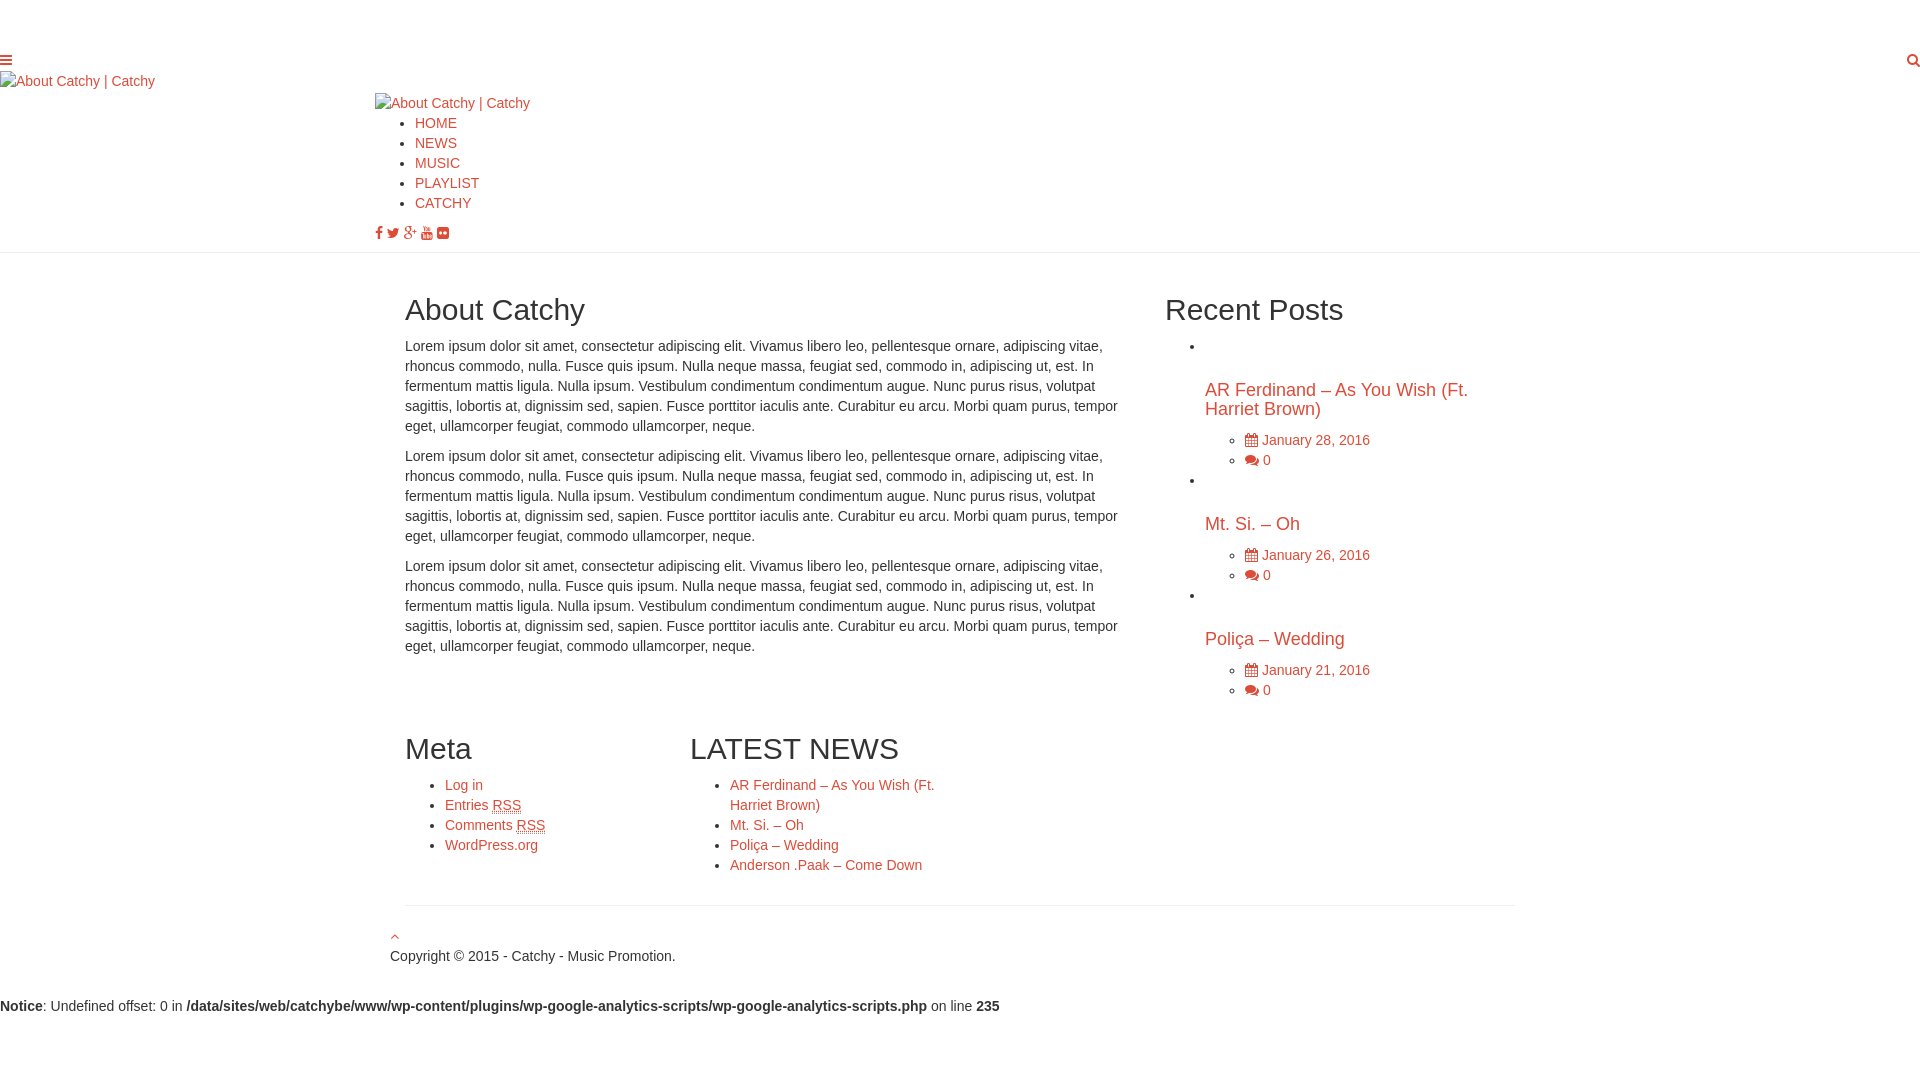  Describe the element at coordinates (445, 182) in the screenshot. I see `'PLAYLIST'` at that location.